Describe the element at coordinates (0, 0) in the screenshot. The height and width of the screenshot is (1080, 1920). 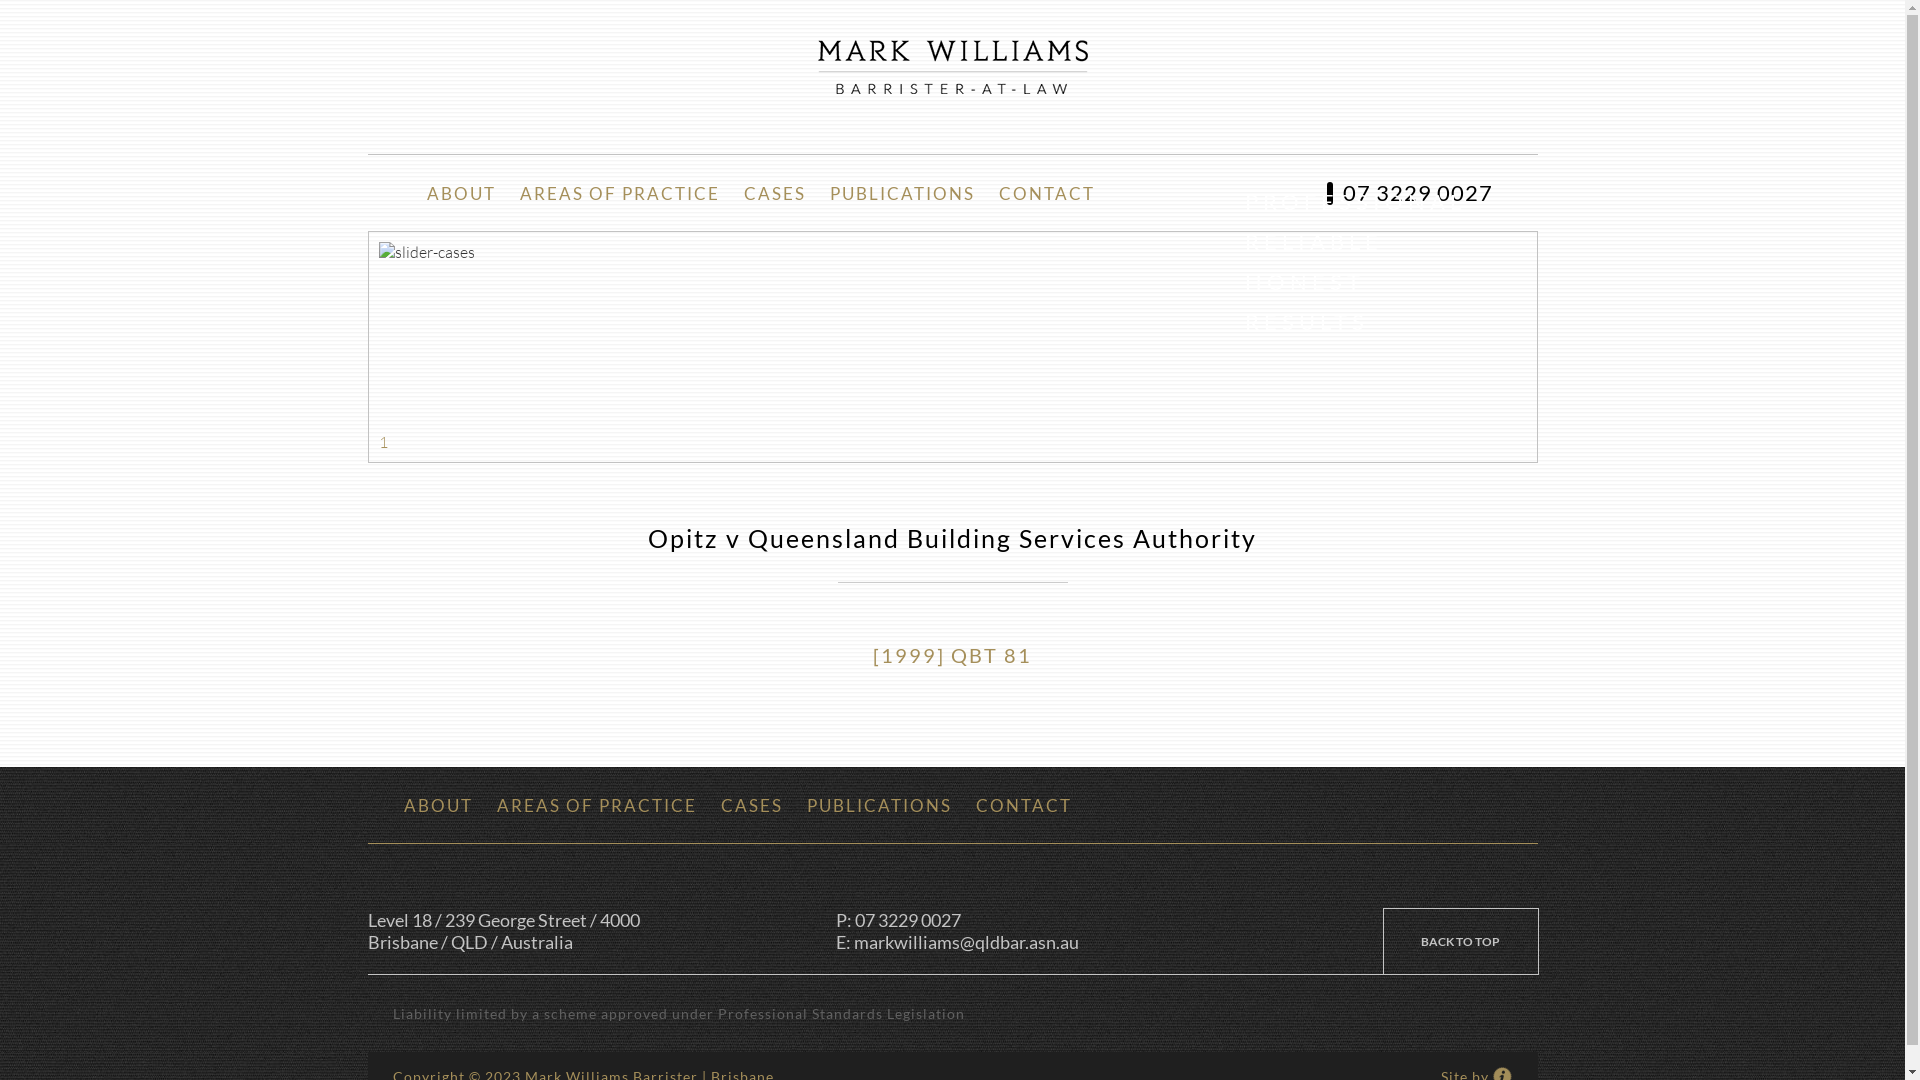
I see `'Skip to primary navigation'` at that location.